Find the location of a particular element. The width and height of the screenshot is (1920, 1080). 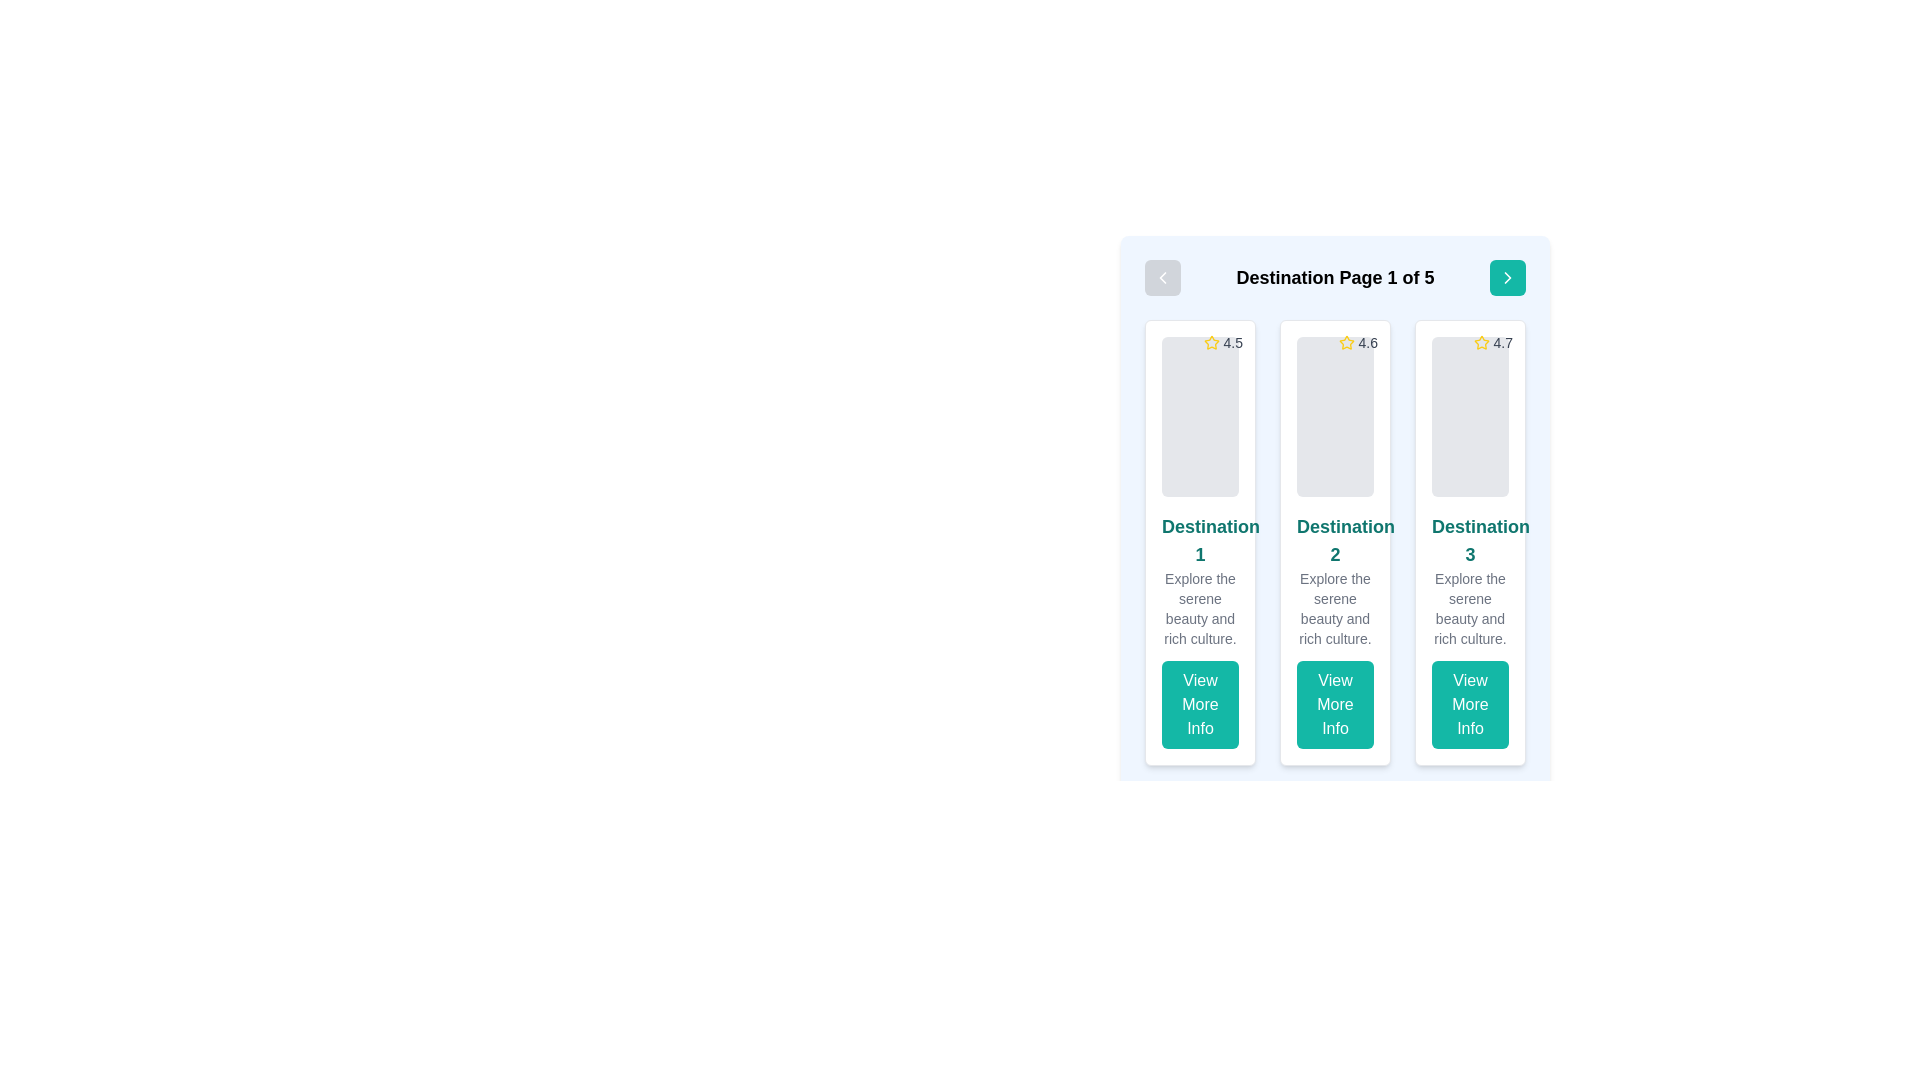

the star icon representing the user rating on the third card in the horizontal list, located near the top-right corner of the card is located at coordinates (1481, 341).